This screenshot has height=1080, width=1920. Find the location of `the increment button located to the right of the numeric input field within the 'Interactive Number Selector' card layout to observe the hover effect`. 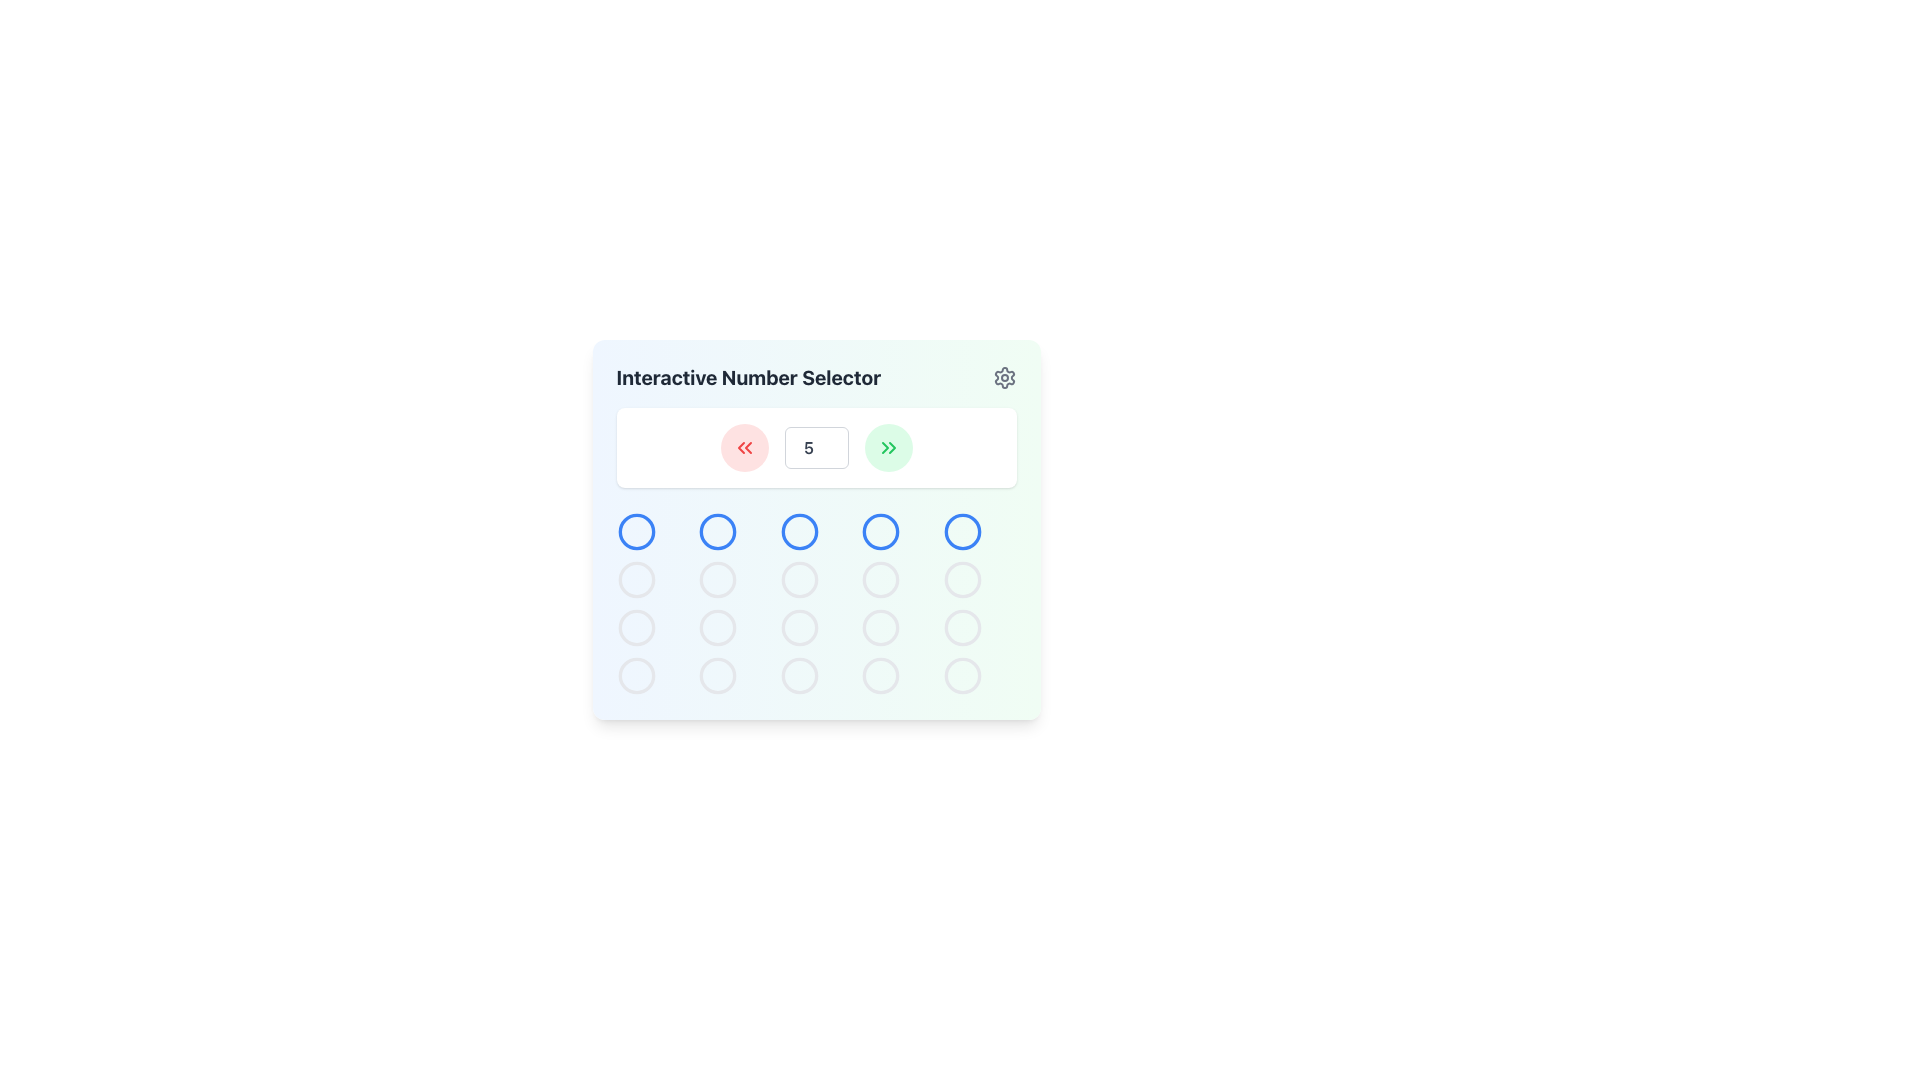

the increment button located to the right of the numeric input field within the 'Interactive Number Selector' card layout to observe the hover effect is located at coordinates (887, 446).